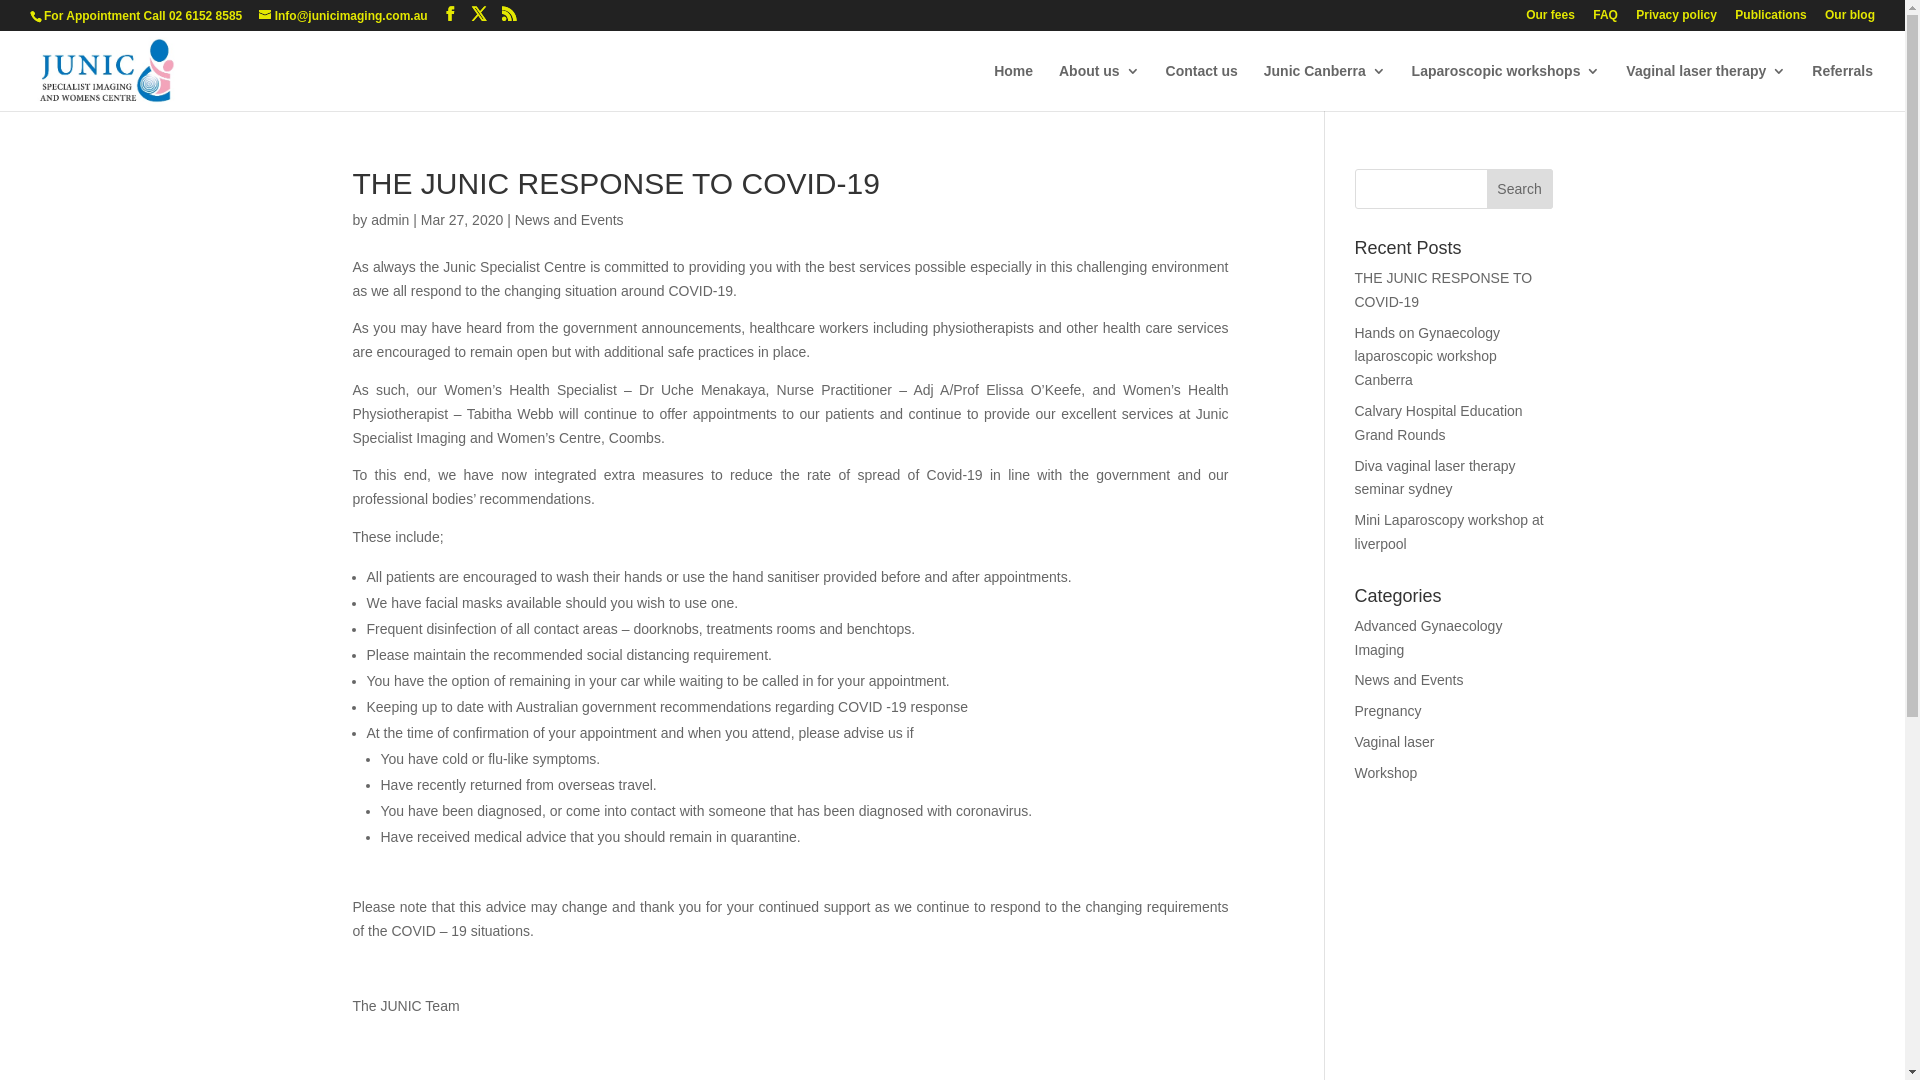  Describe the element at coordinates (1013, 86) in the screenshot. I see `'Home'` at that location.